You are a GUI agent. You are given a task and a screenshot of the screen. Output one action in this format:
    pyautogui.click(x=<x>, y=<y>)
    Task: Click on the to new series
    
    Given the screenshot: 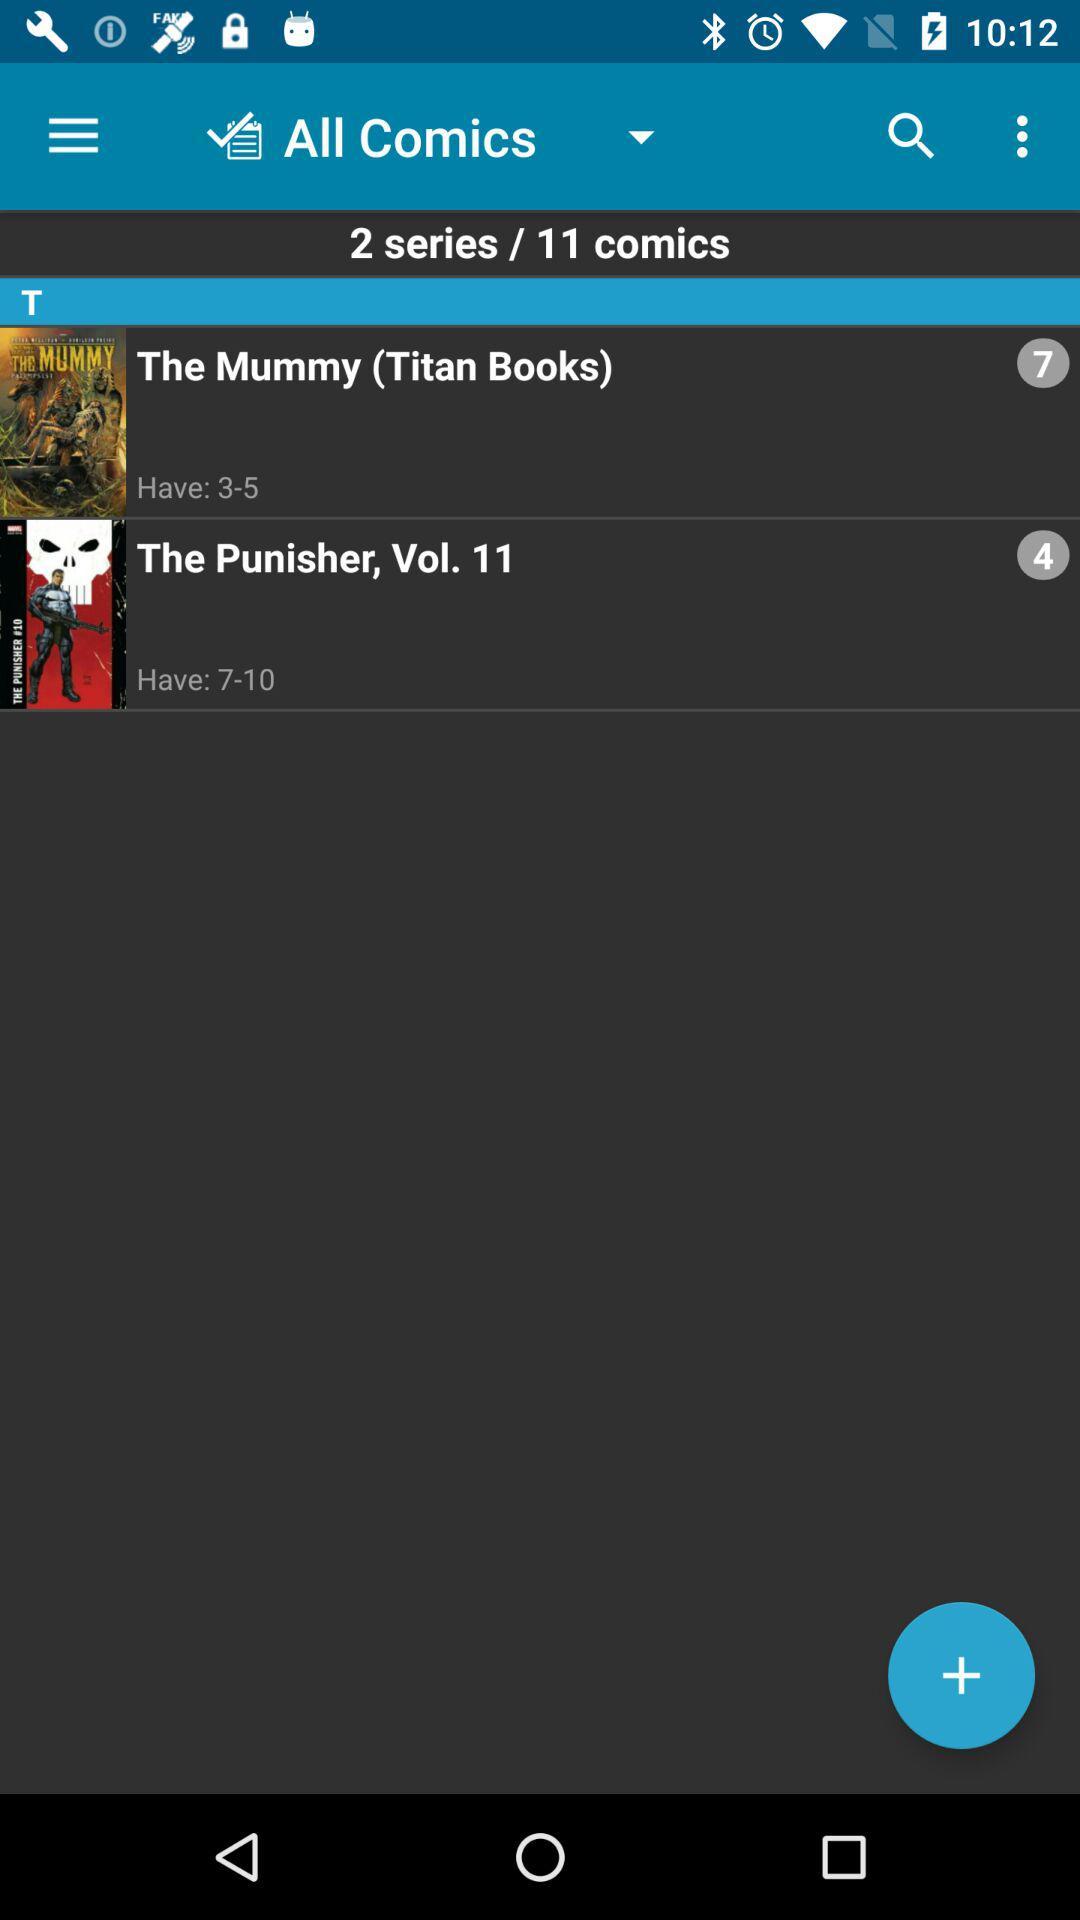 What is the action you would take?
    pyautogui.click(x=960, y=1675)
    